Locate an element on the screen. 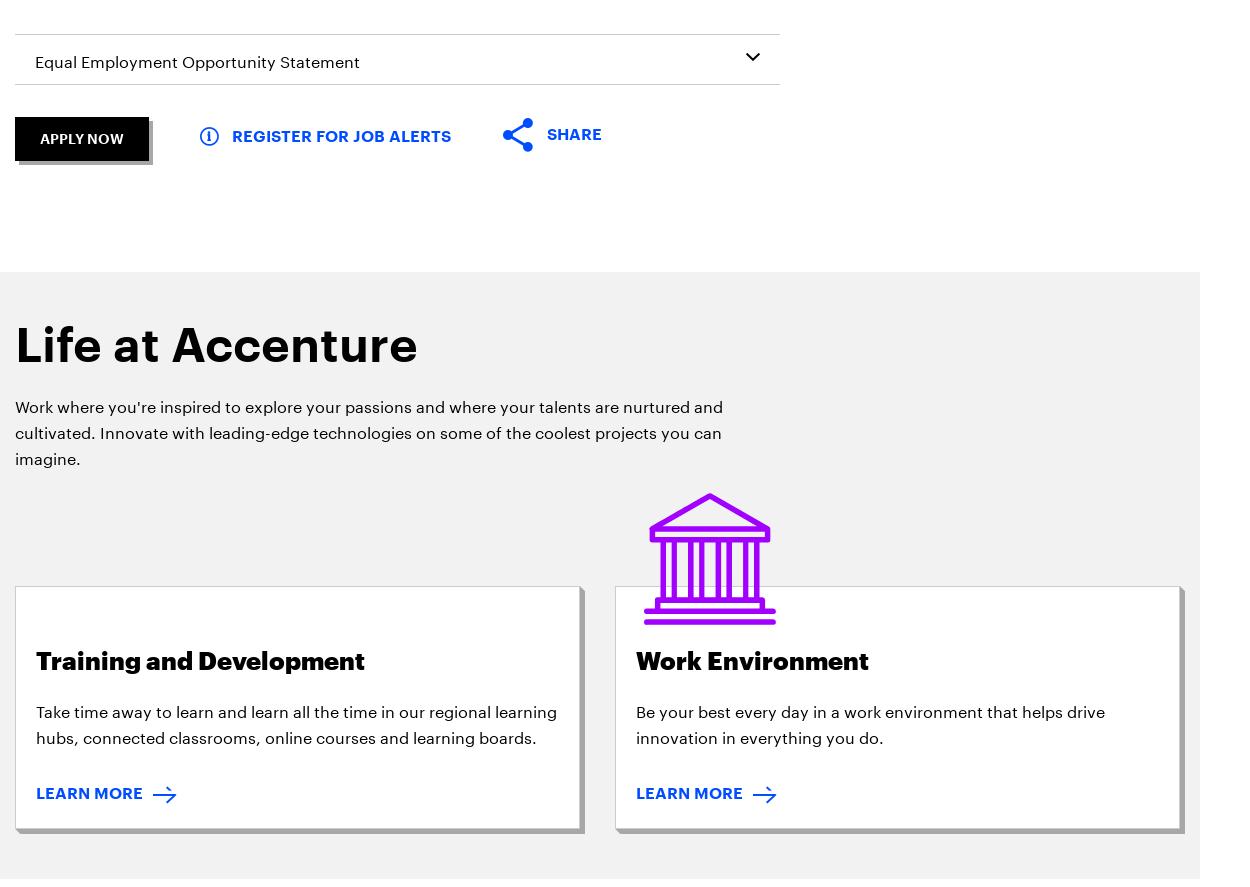  'Alumni' is located at coordinates (539, 294).